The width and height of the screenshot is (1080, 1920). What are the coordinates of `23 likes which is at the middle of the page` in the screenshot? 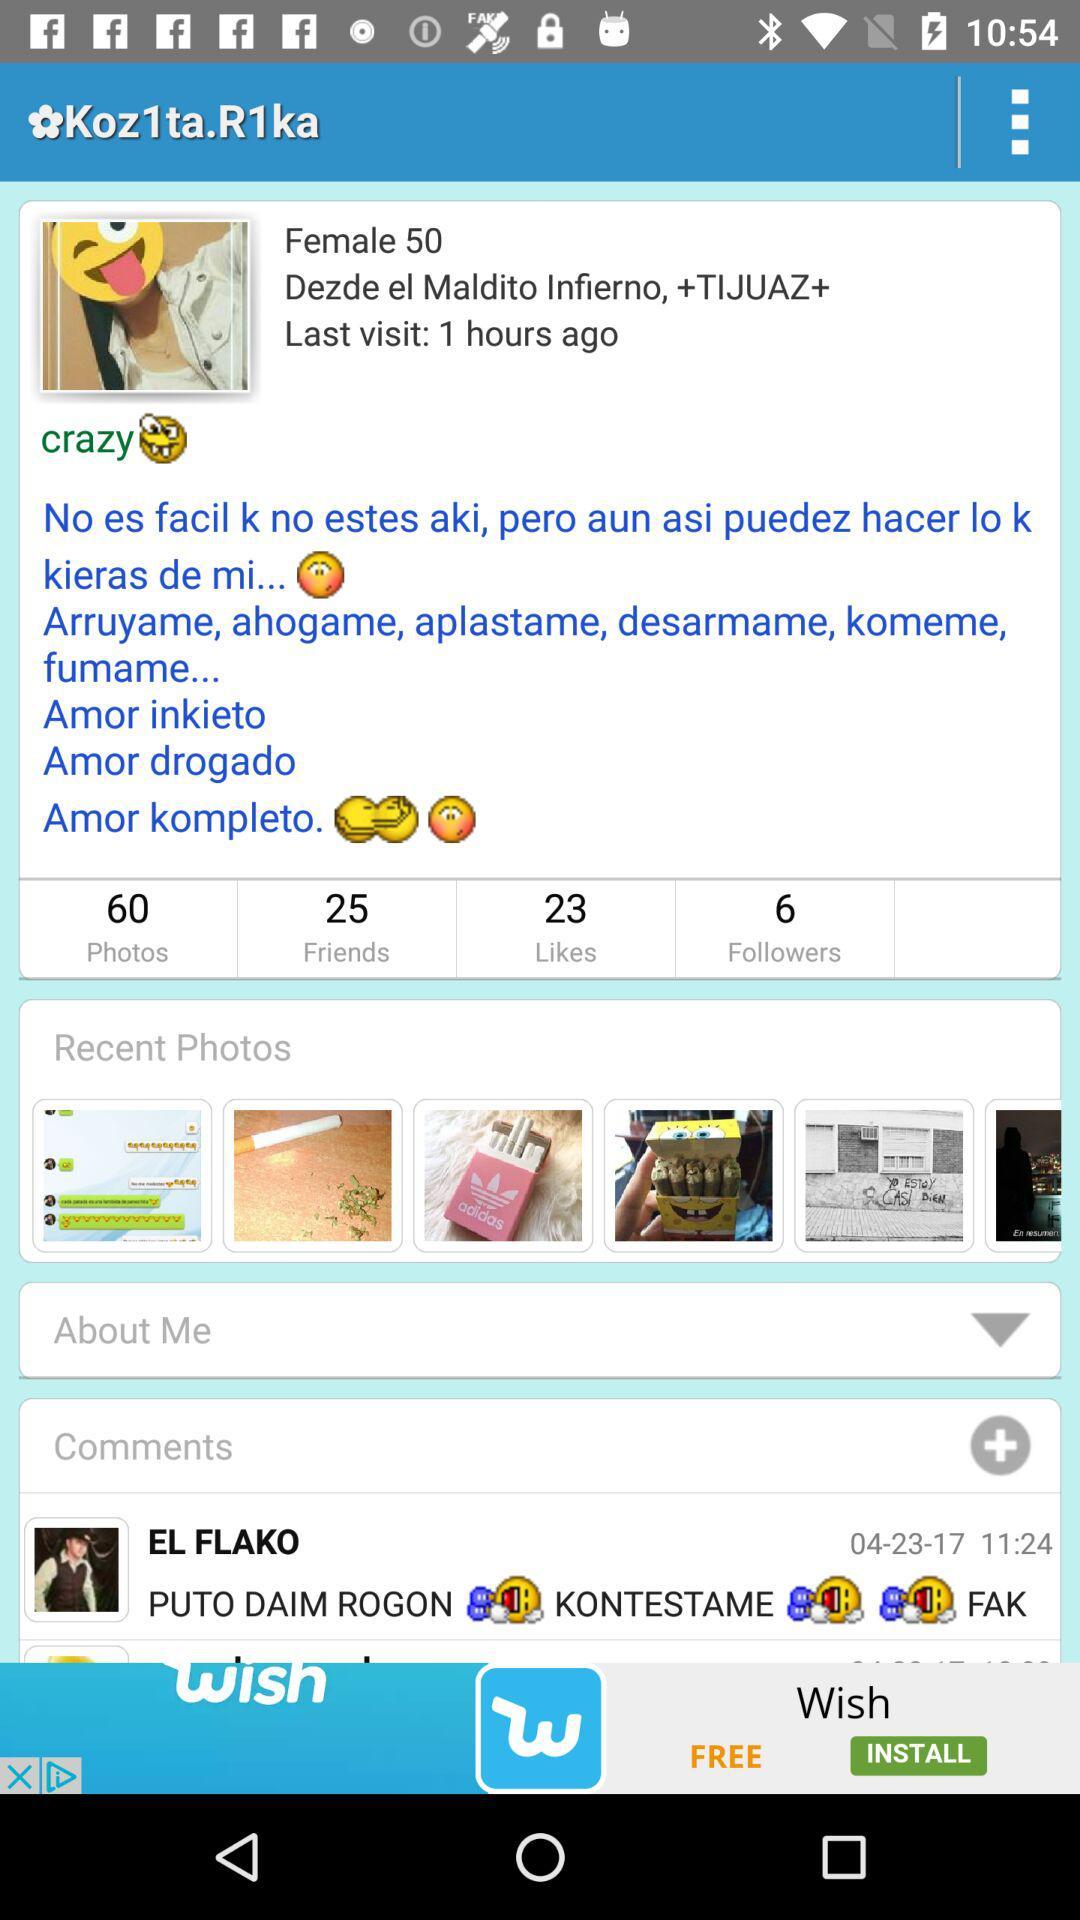 It's located at (566, 928).